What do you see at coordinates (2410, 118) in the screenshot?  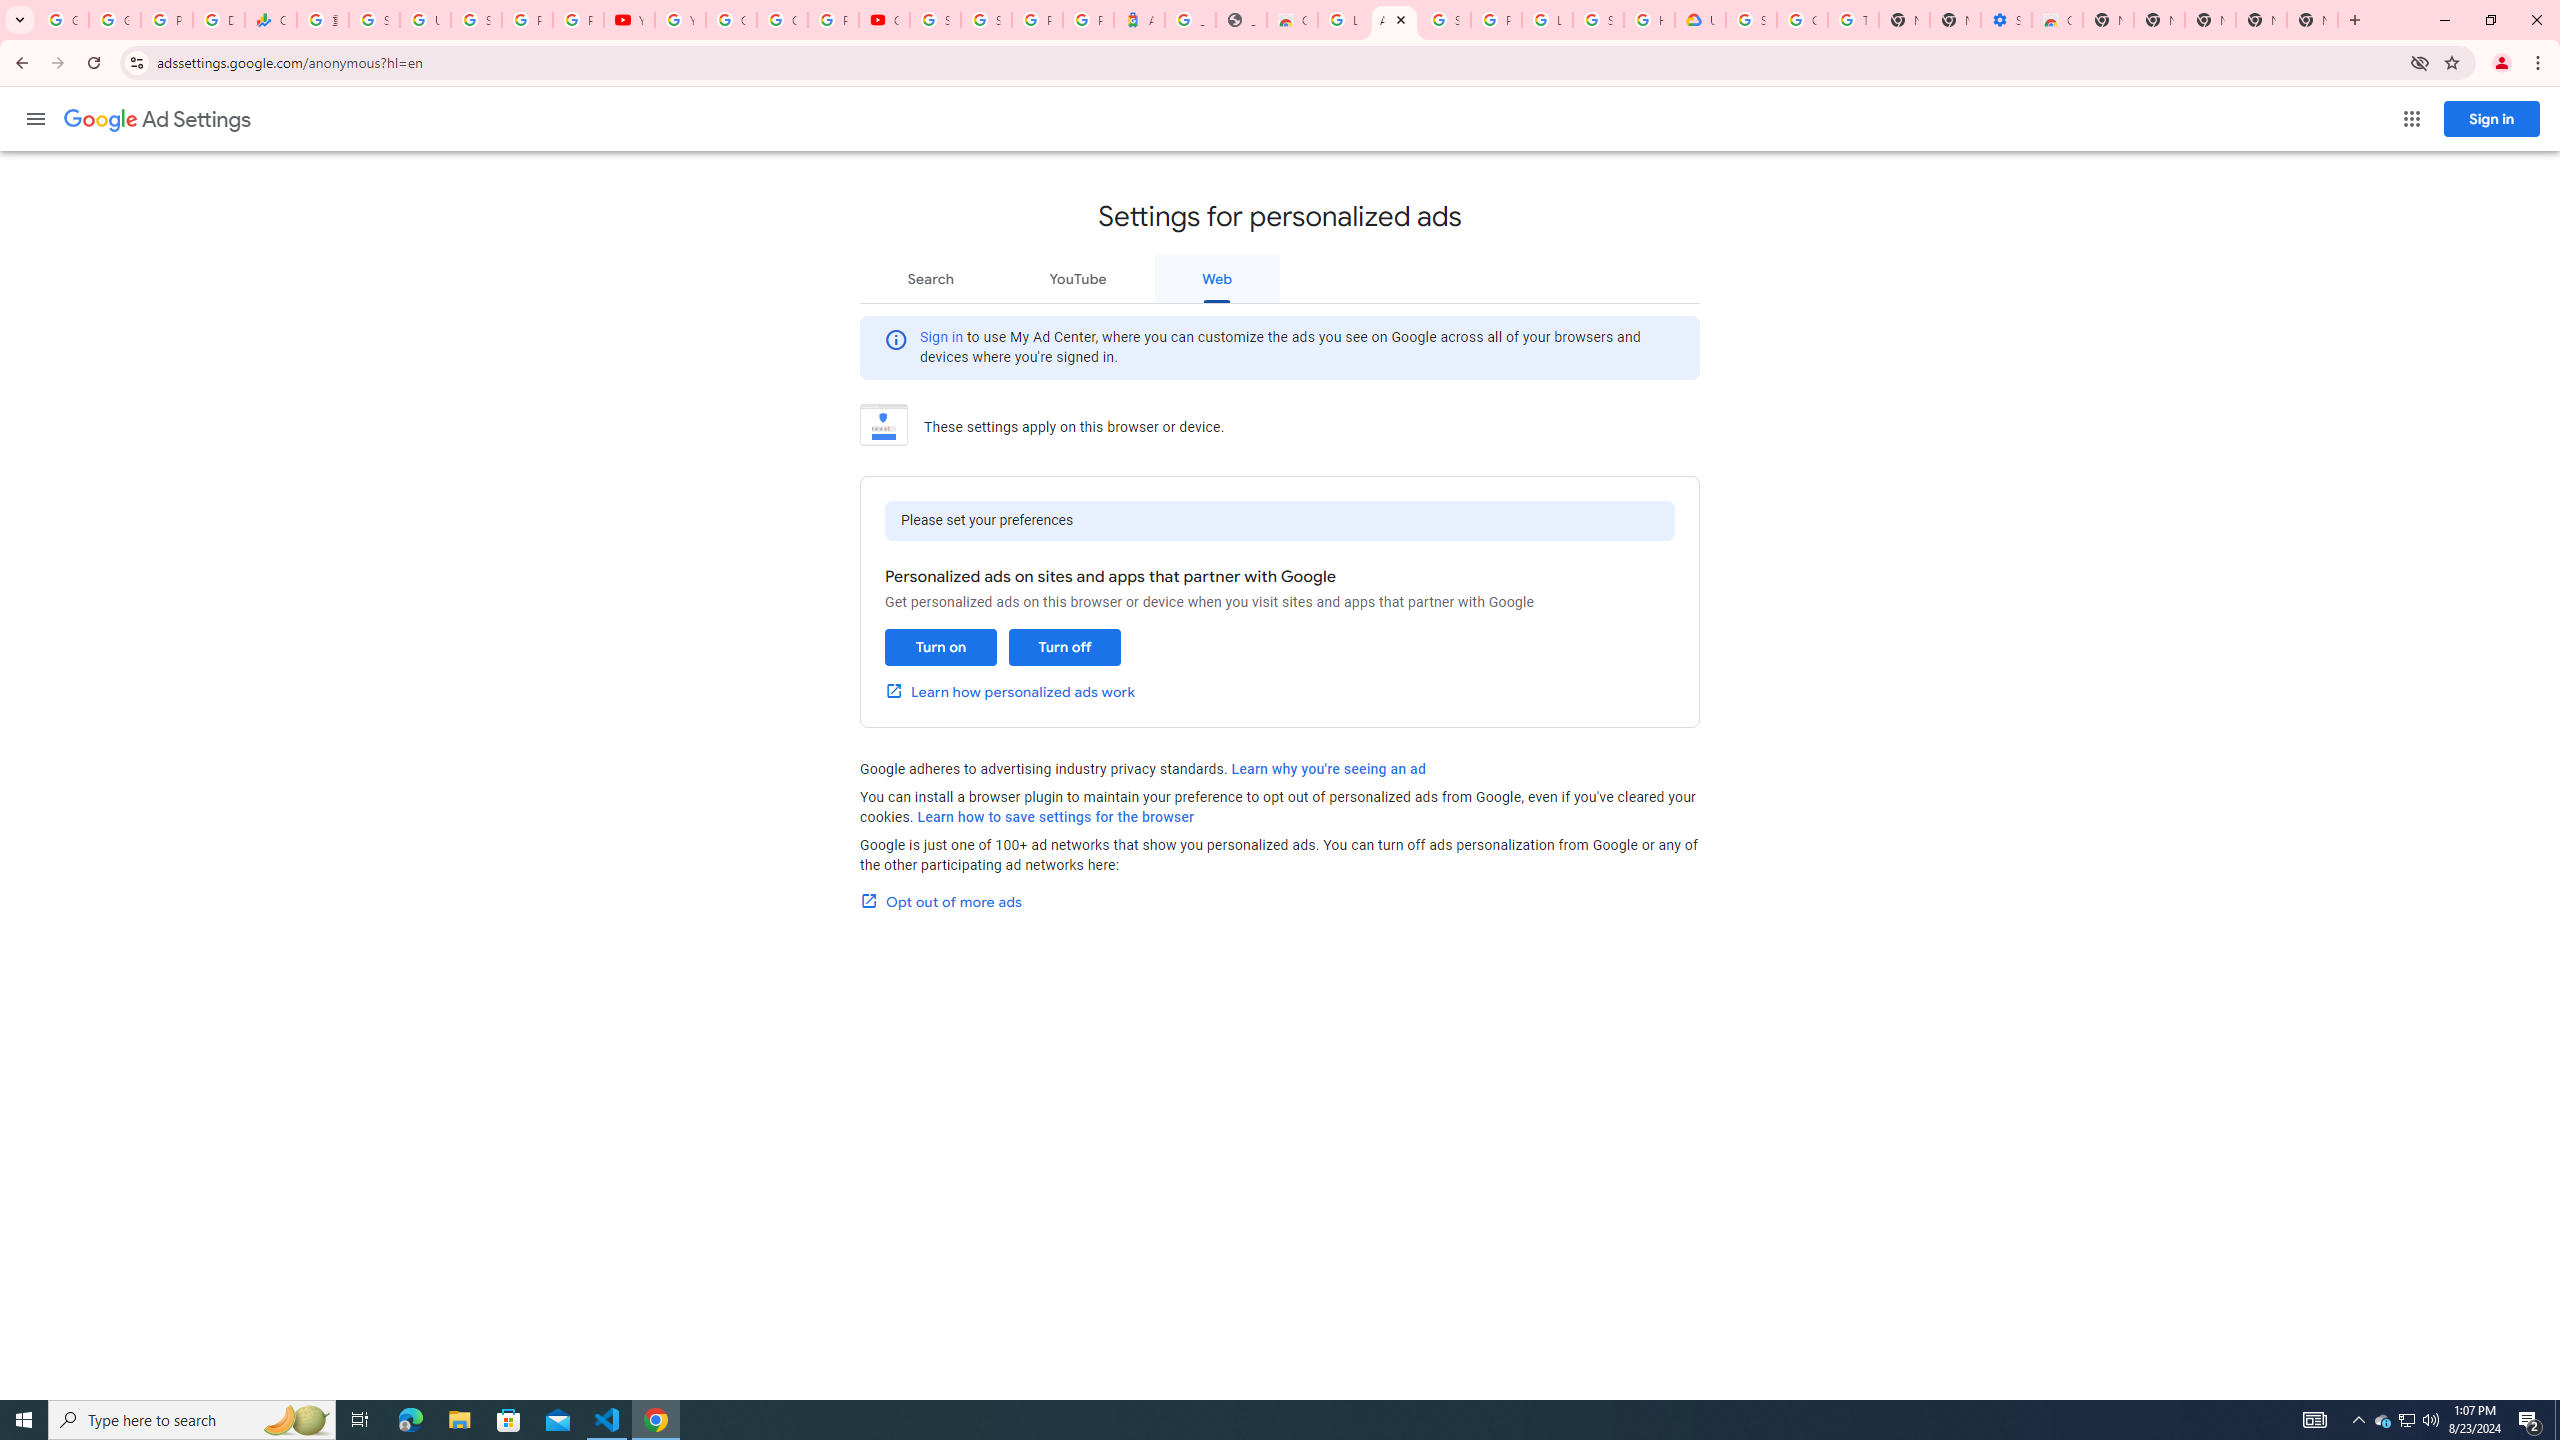 I see `'Google apps'` at bounding box center [2410, 118].